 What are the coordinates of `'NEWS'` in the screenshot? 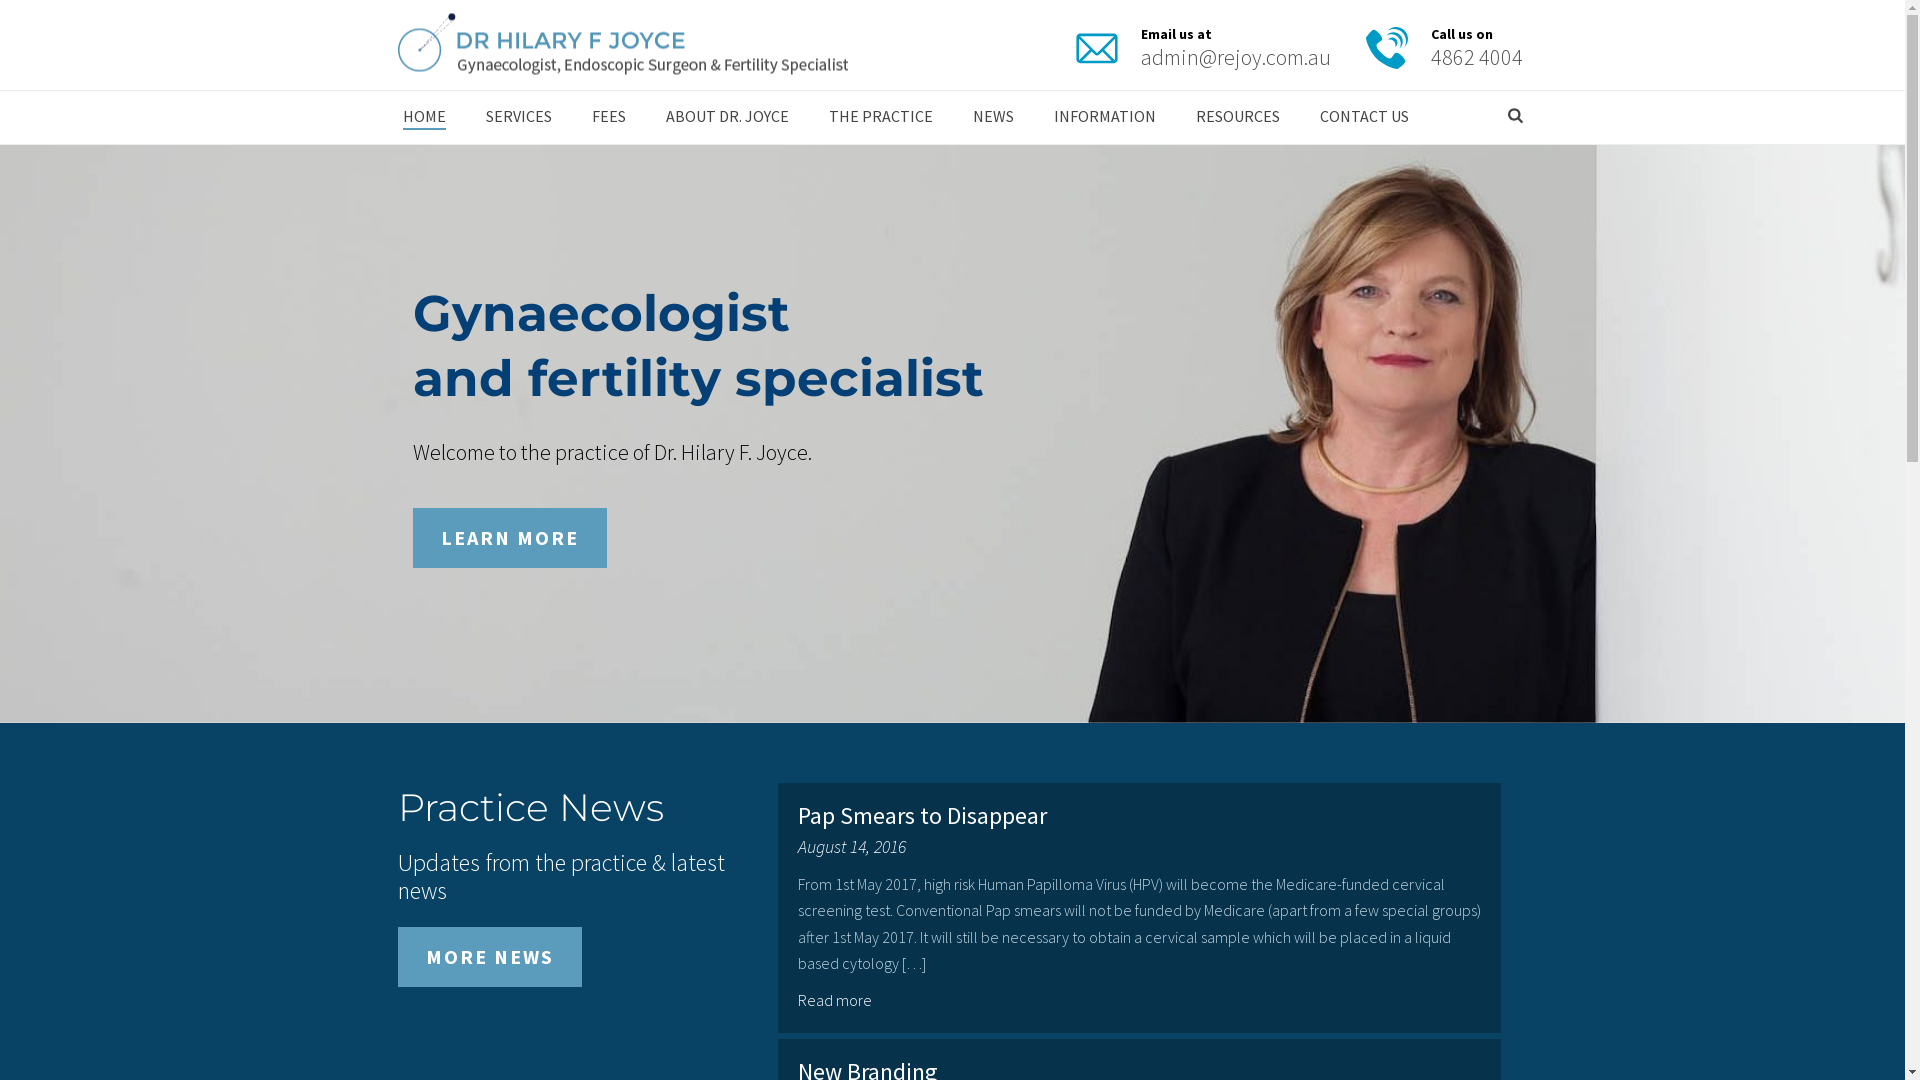 It's located at (950, 117).